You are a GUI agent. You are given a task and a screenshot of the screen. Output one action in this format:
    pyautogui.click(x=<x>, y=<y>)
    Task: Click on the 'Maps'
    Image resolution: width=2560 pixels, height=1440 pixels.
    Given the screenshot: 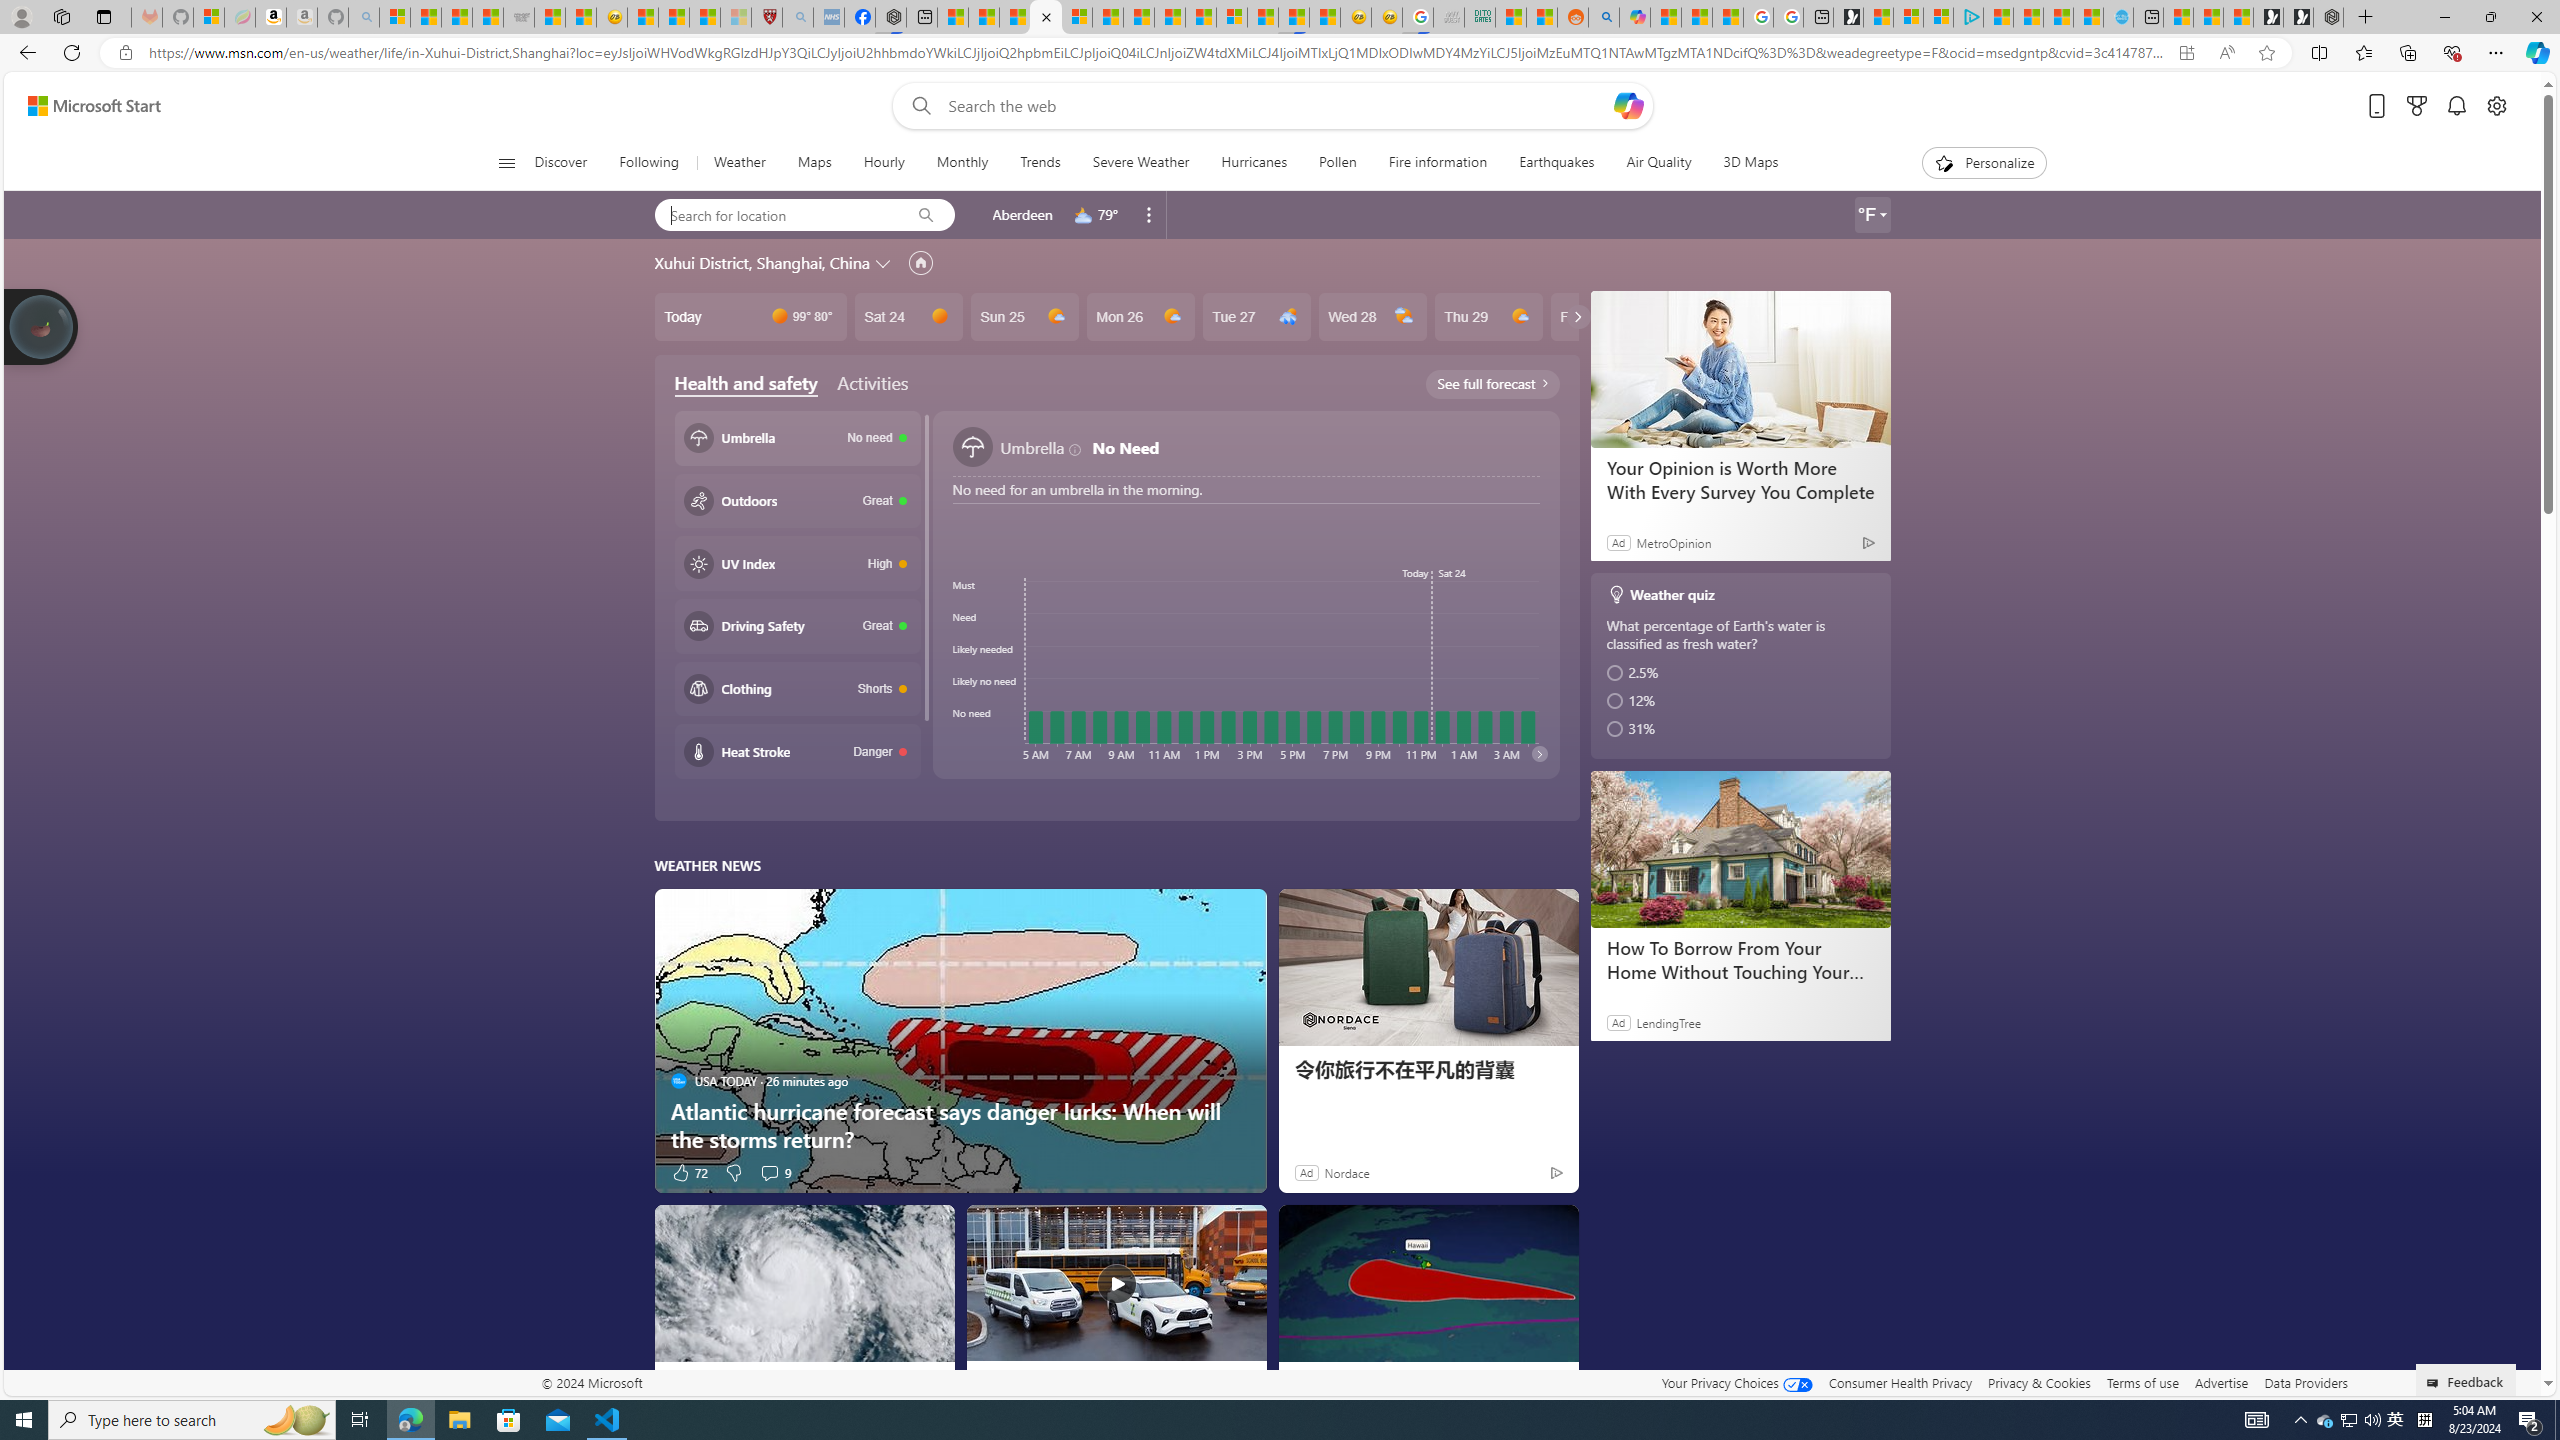 What is the action you would take?
    pyautogui.click(x=814, y=162)
    